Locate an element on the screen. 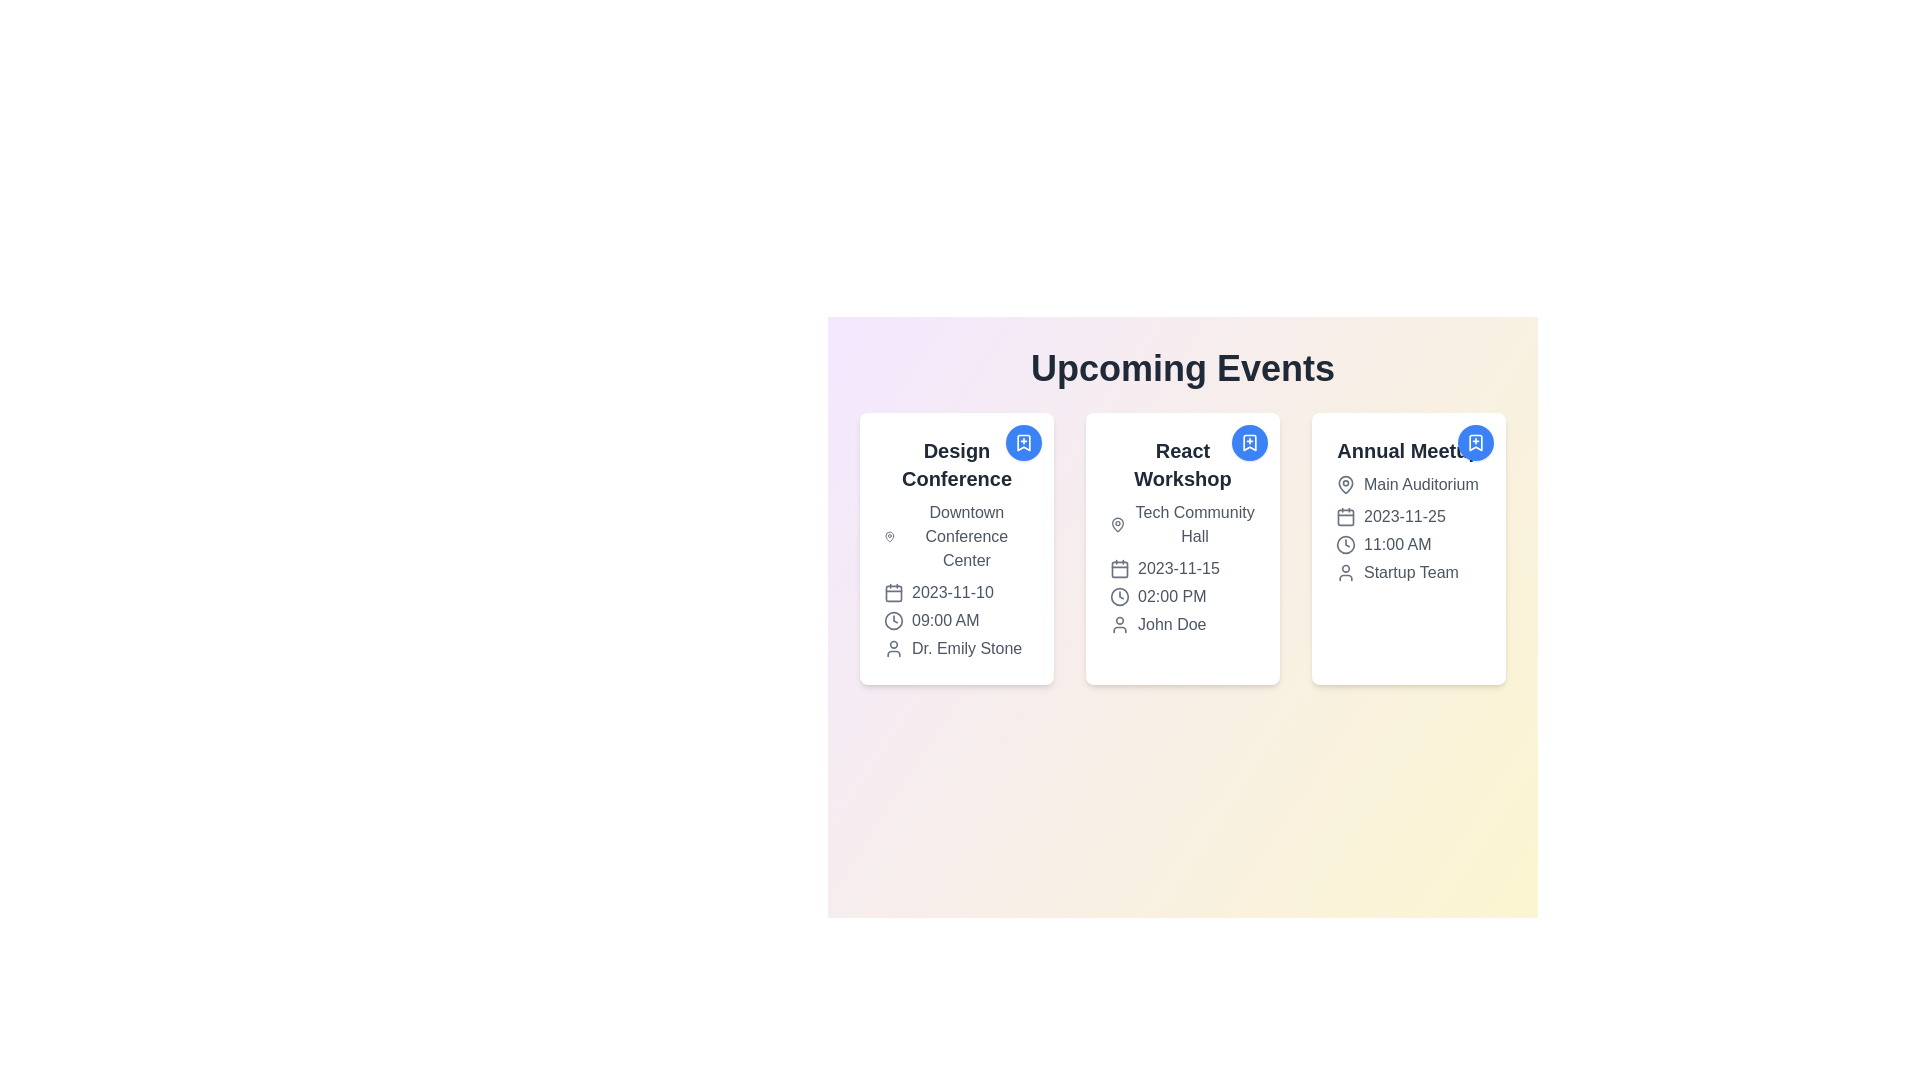 The height and width of the screenshot is (1080, 1920). the circular blue button with a white bookmark icon and '+' symbol located at the top-right corner of the 'React Workshop' card to bookmark the associated event is located at coordinates (1248, 442).